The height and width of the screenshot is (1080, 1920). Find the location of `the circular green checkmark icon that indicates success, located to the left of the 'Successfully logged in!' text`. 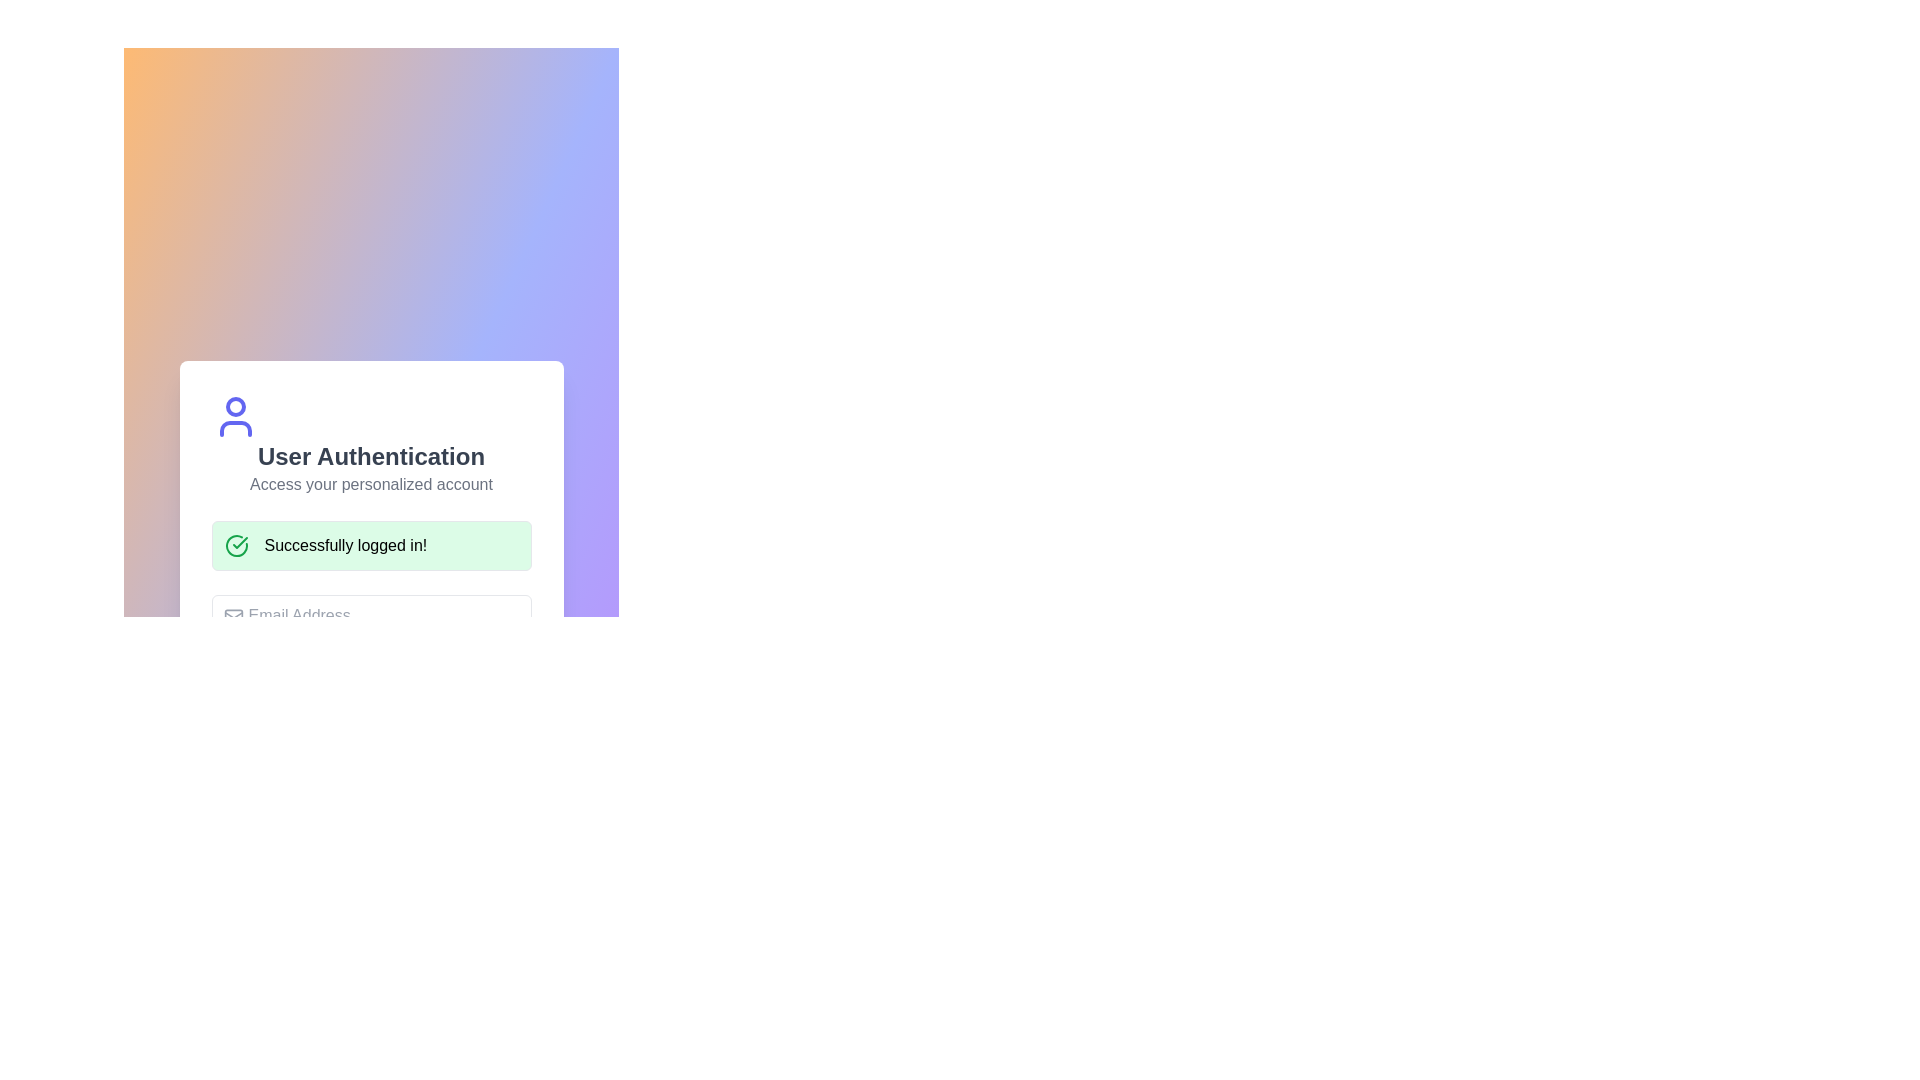

the circular green checkmark icon that indicates success, located to the left of the 'Successfully logged in!' text is located at coordinates (236, 546).